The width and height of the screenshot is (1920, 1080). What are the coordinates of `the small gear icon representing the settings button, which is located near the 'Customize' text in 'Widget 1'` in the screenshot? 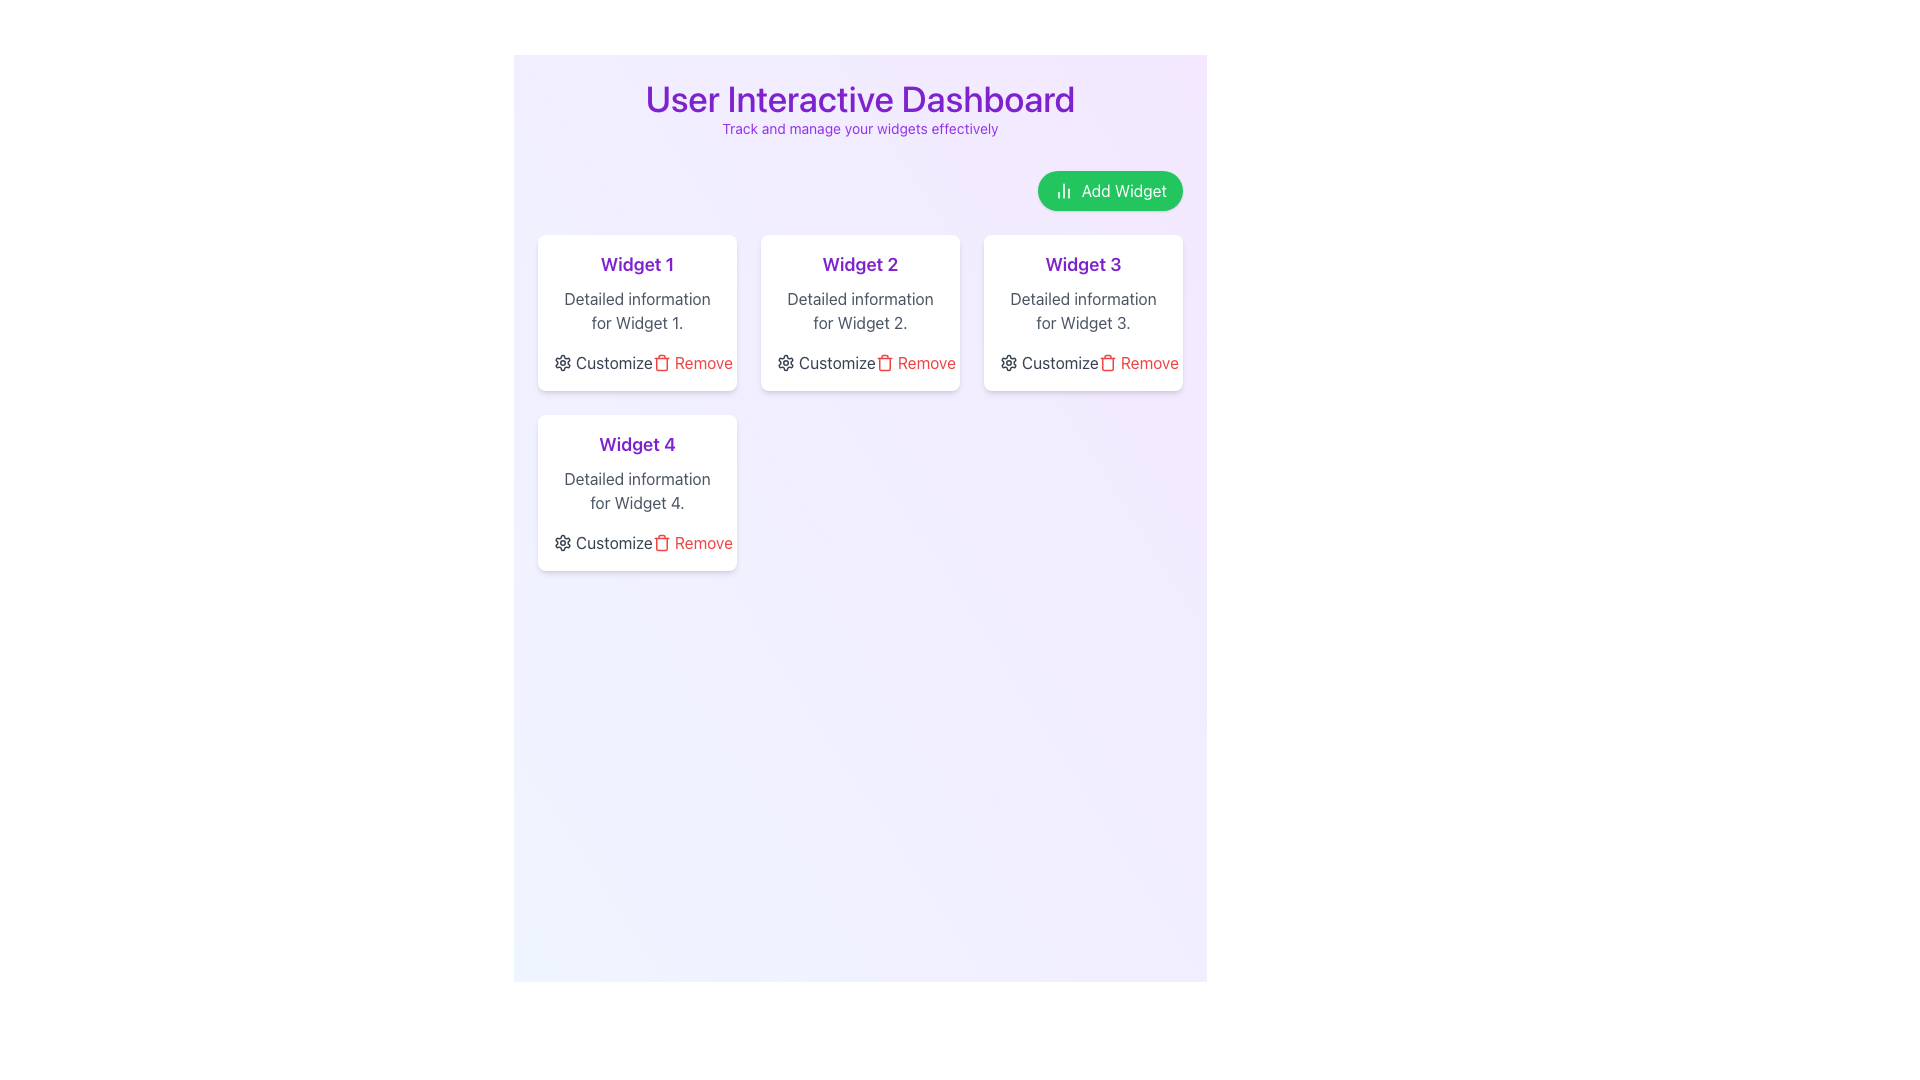 It's located at (561, 362).